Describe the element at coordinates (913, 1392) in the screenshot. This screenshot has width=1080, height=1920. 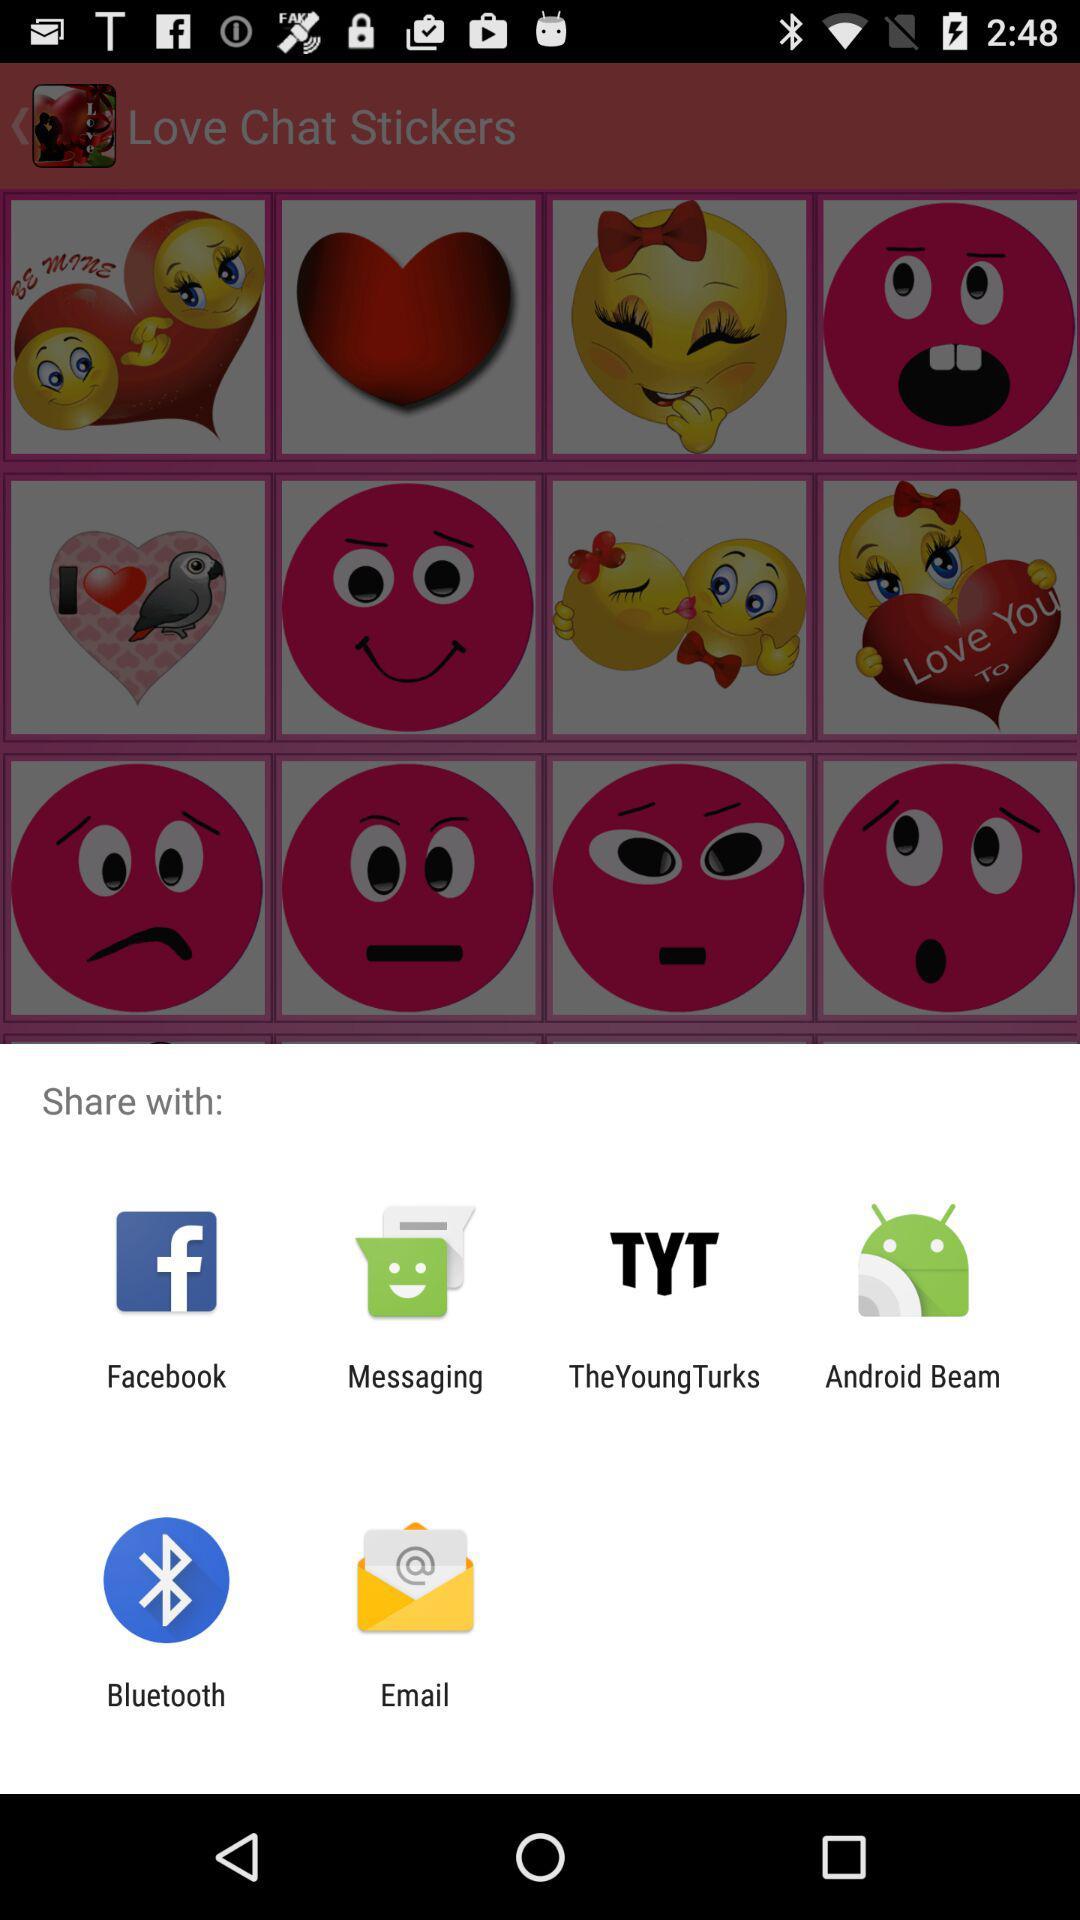
I see `the icon to the right of theyoungturks` at that location.